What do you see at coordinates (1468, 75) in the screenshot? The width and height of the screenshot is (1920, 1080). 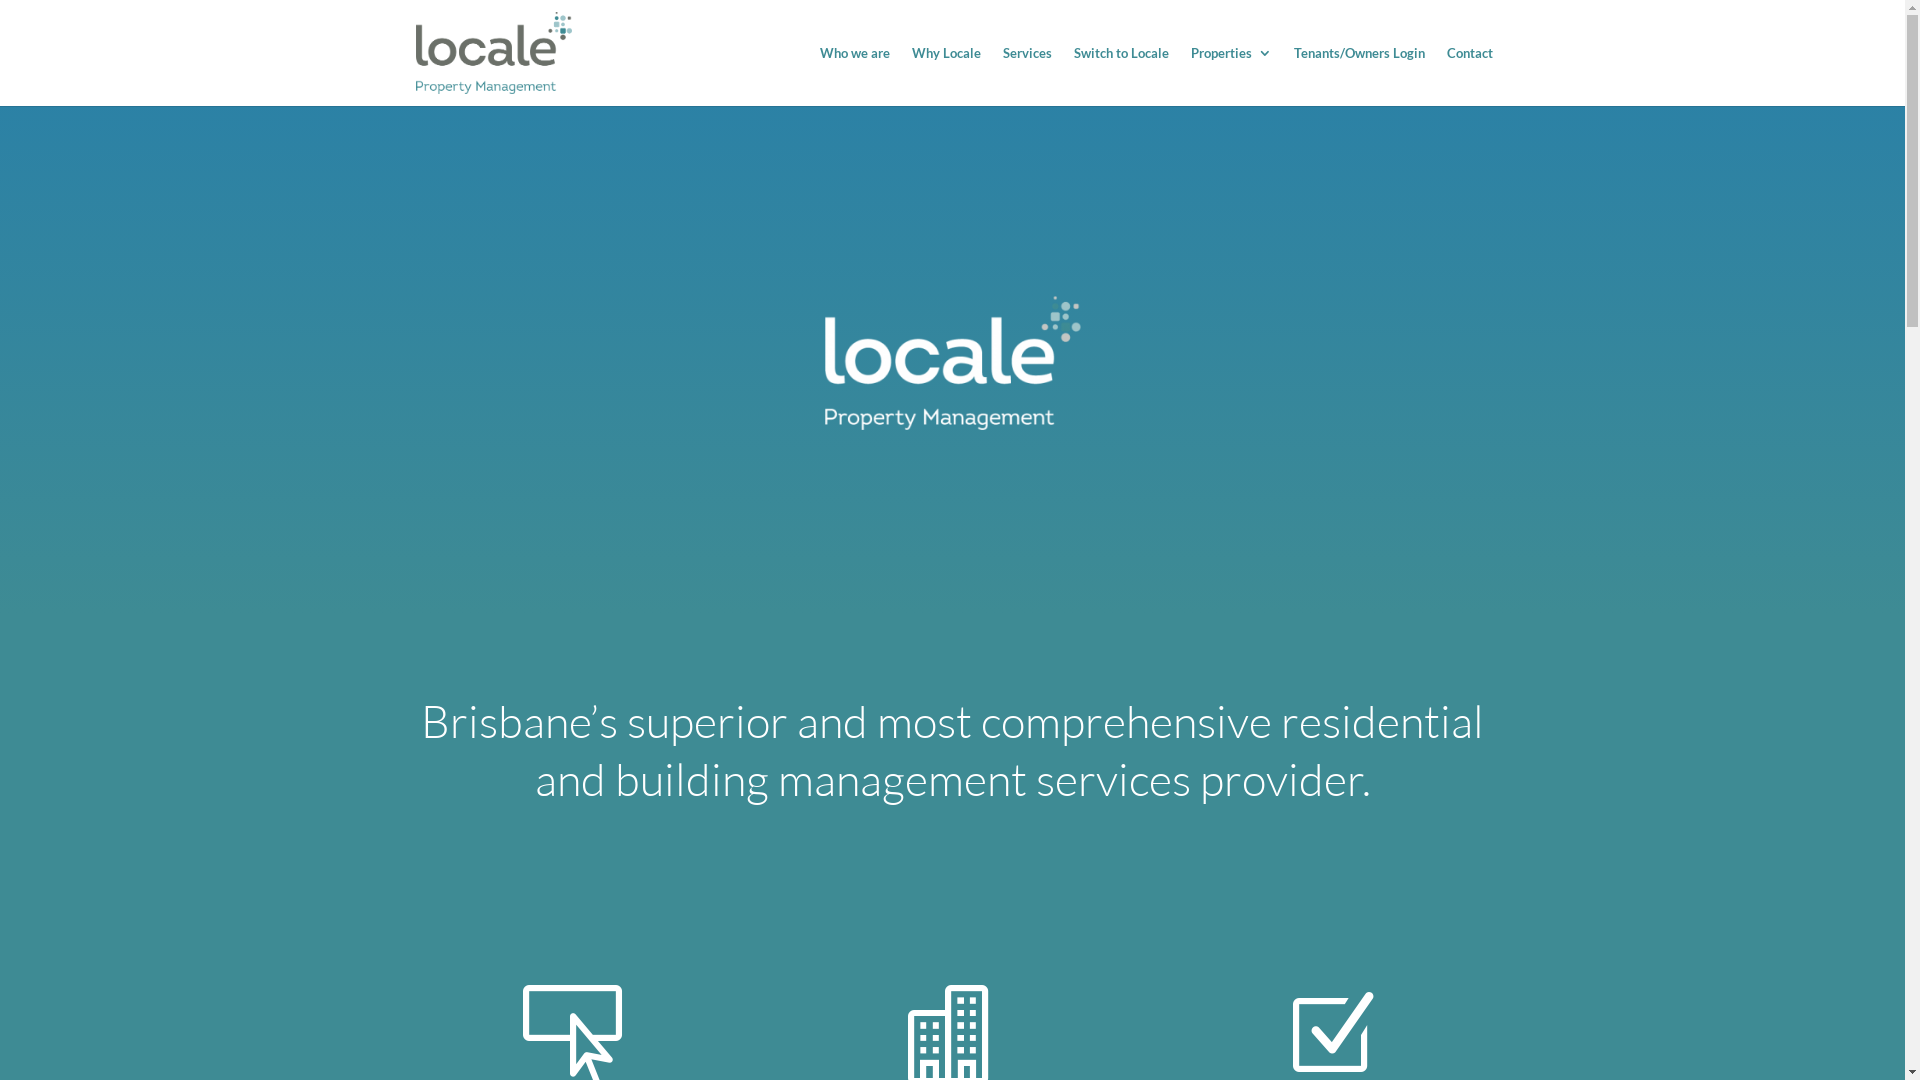 I see `'Contact'` at bounding box center [1468, 75].